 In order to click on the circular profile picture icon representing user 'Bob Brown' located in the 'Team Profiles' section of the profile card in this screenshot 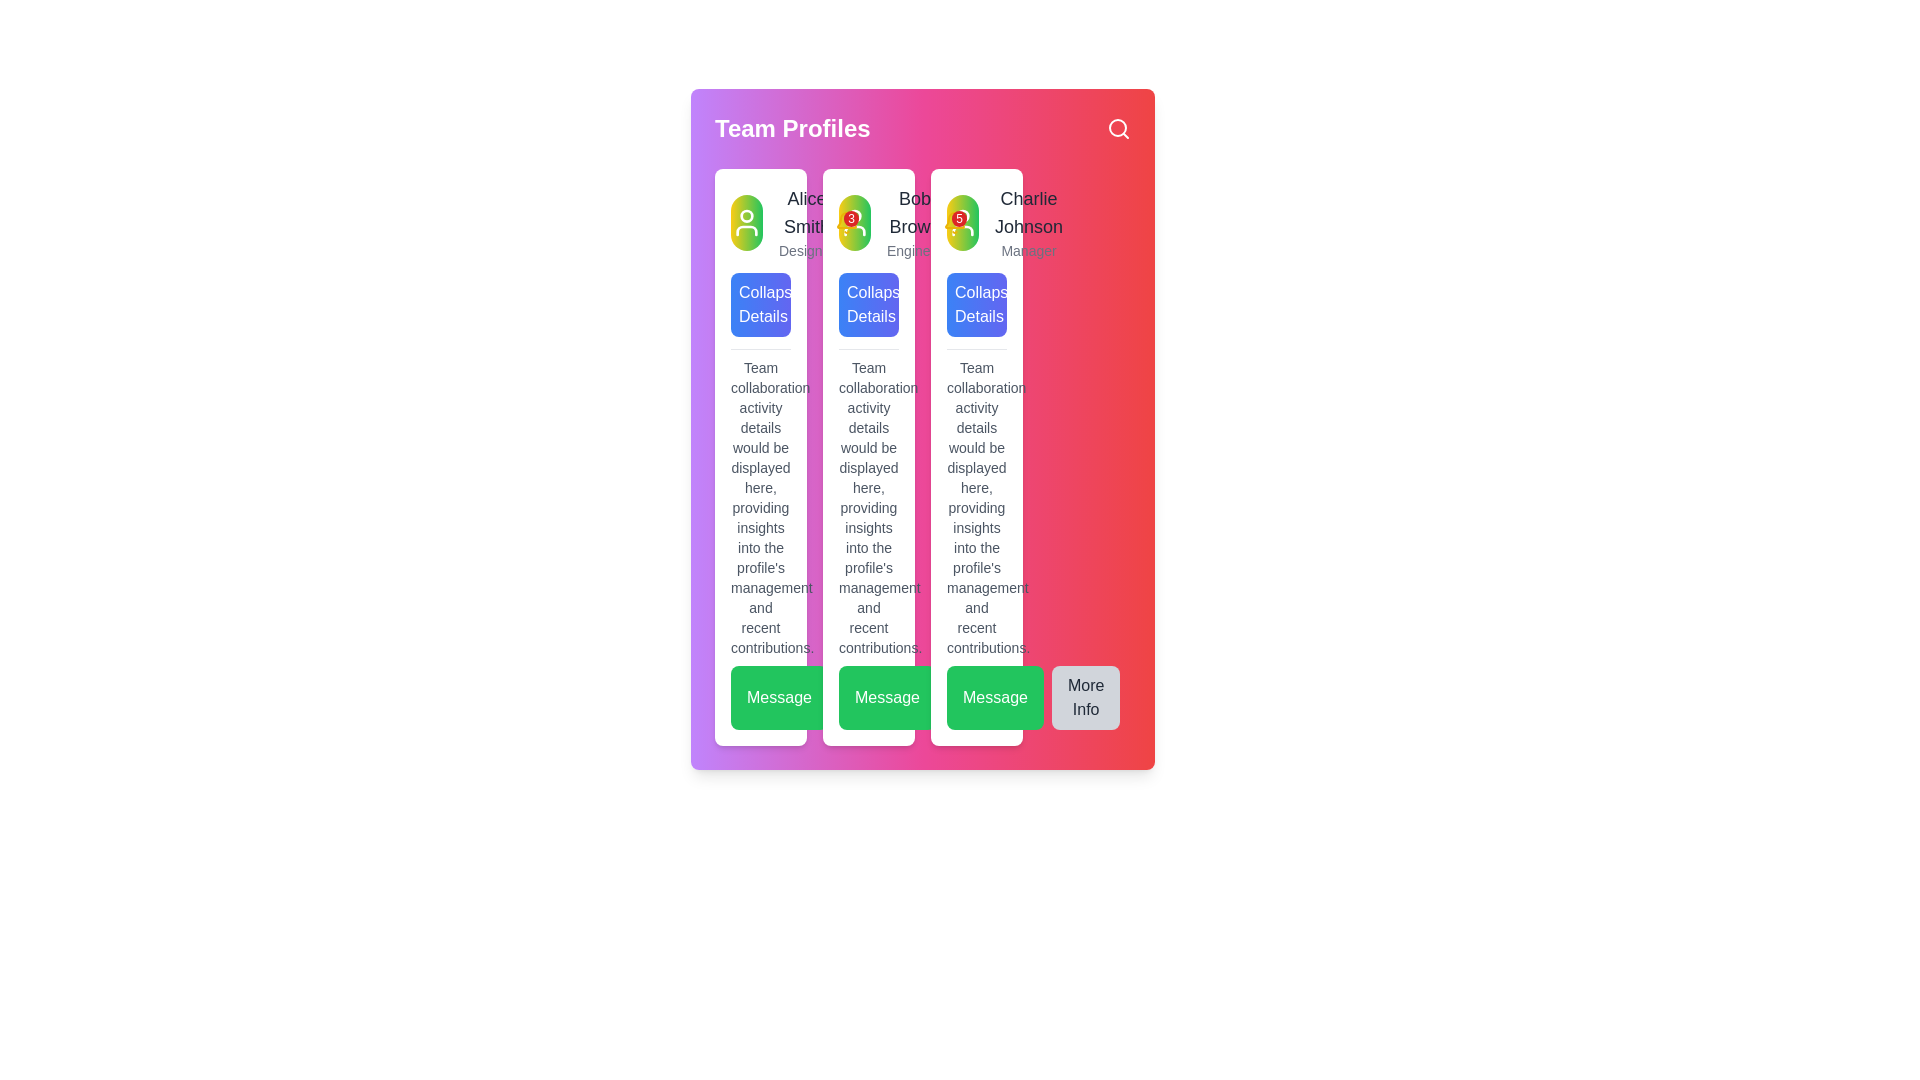, I will do `click(854, 223)`.